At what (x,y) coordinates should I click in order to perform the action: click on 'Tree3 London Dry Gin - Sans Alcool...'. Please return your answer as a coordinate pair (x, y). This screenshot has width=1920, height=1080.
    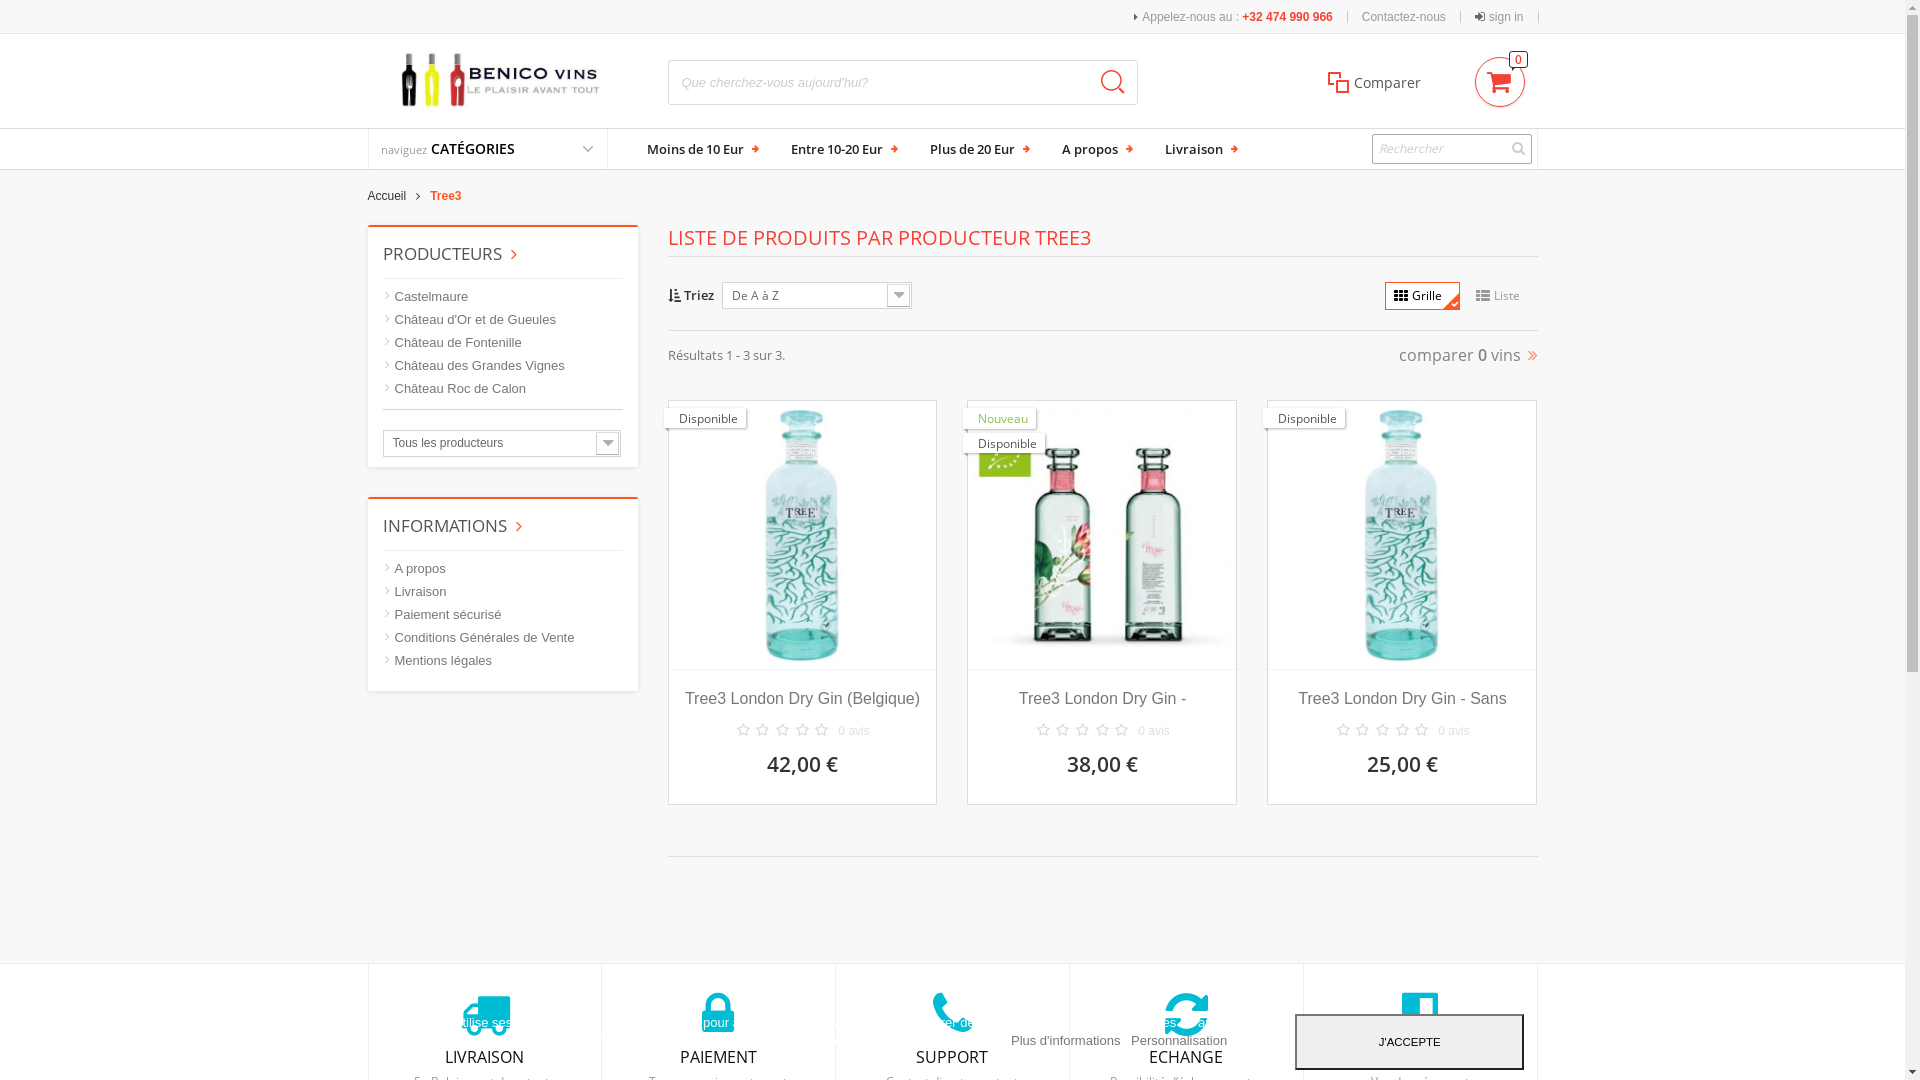
    Looking at the image, I should click on (1400, 697).